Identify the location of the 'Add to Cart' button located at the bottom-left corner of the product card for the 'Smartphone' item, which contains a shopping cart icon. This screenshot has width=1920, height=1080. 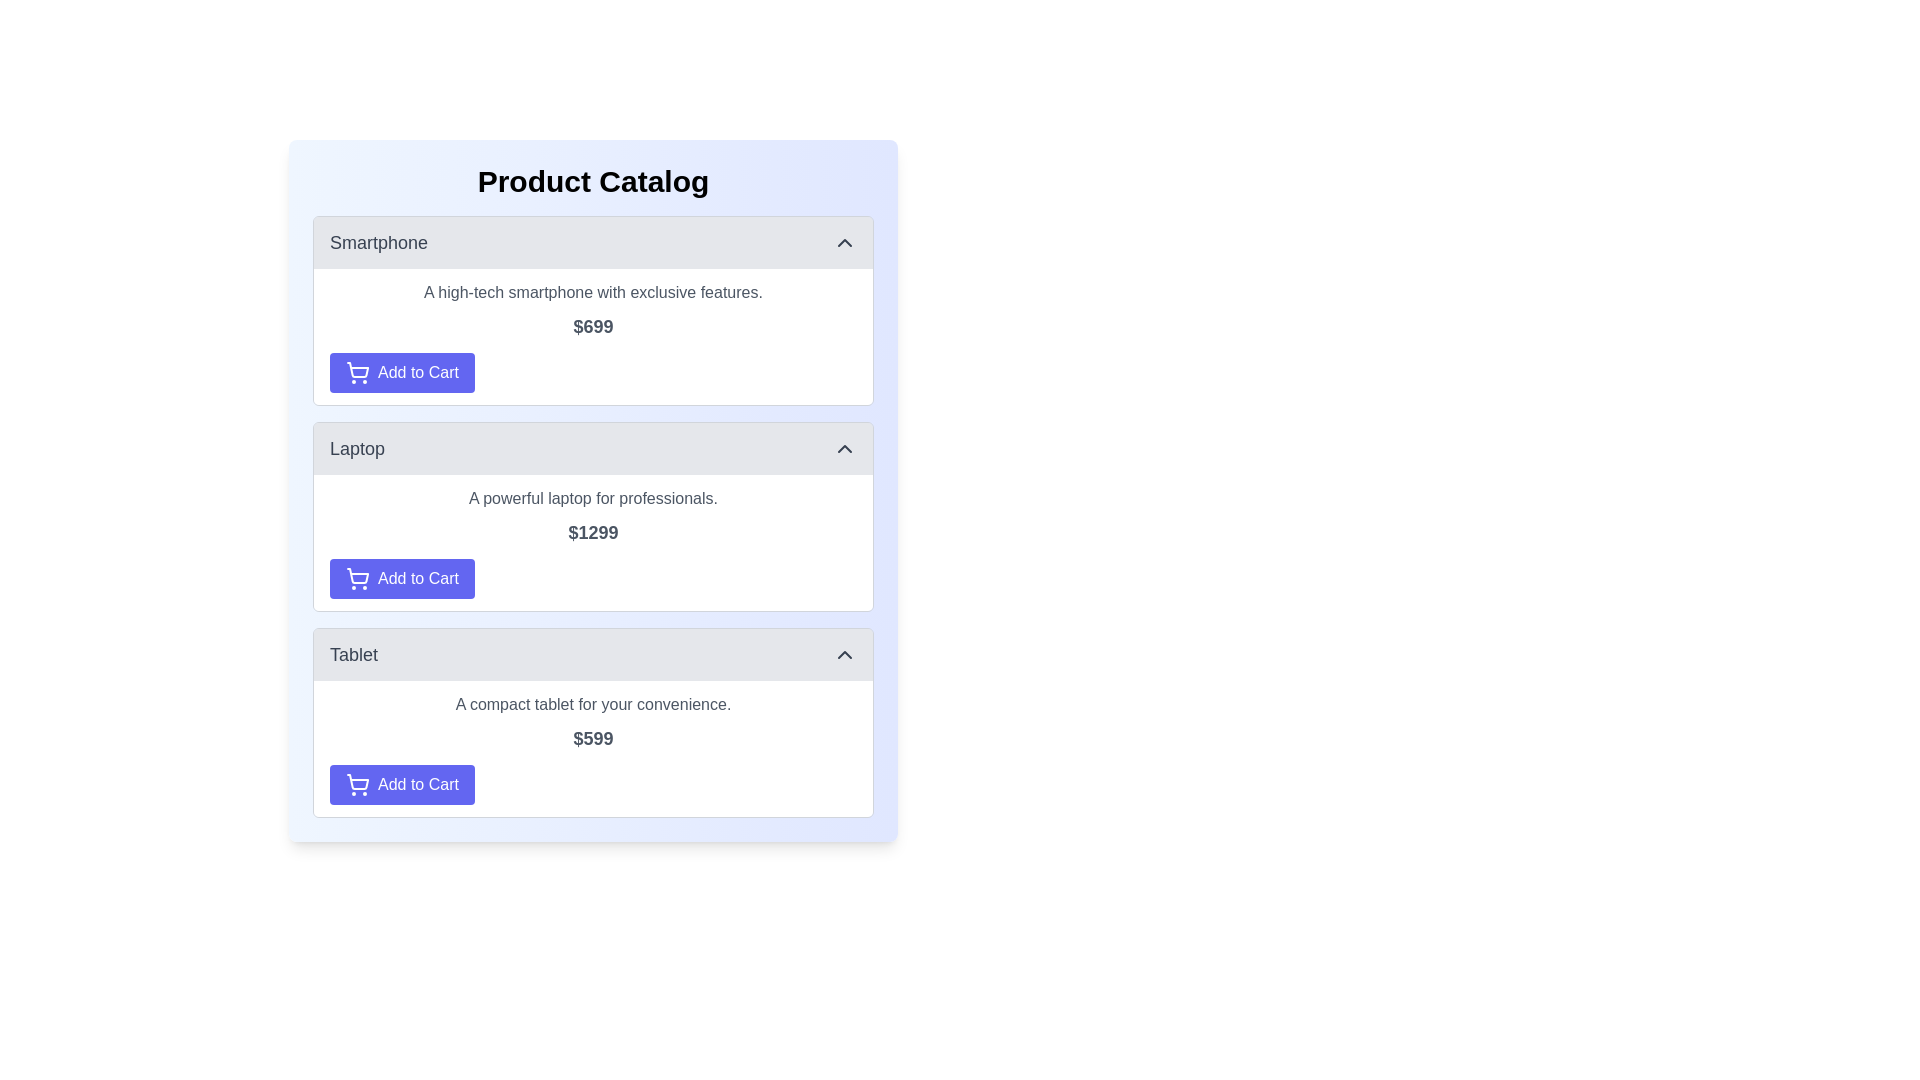
(358, 373).